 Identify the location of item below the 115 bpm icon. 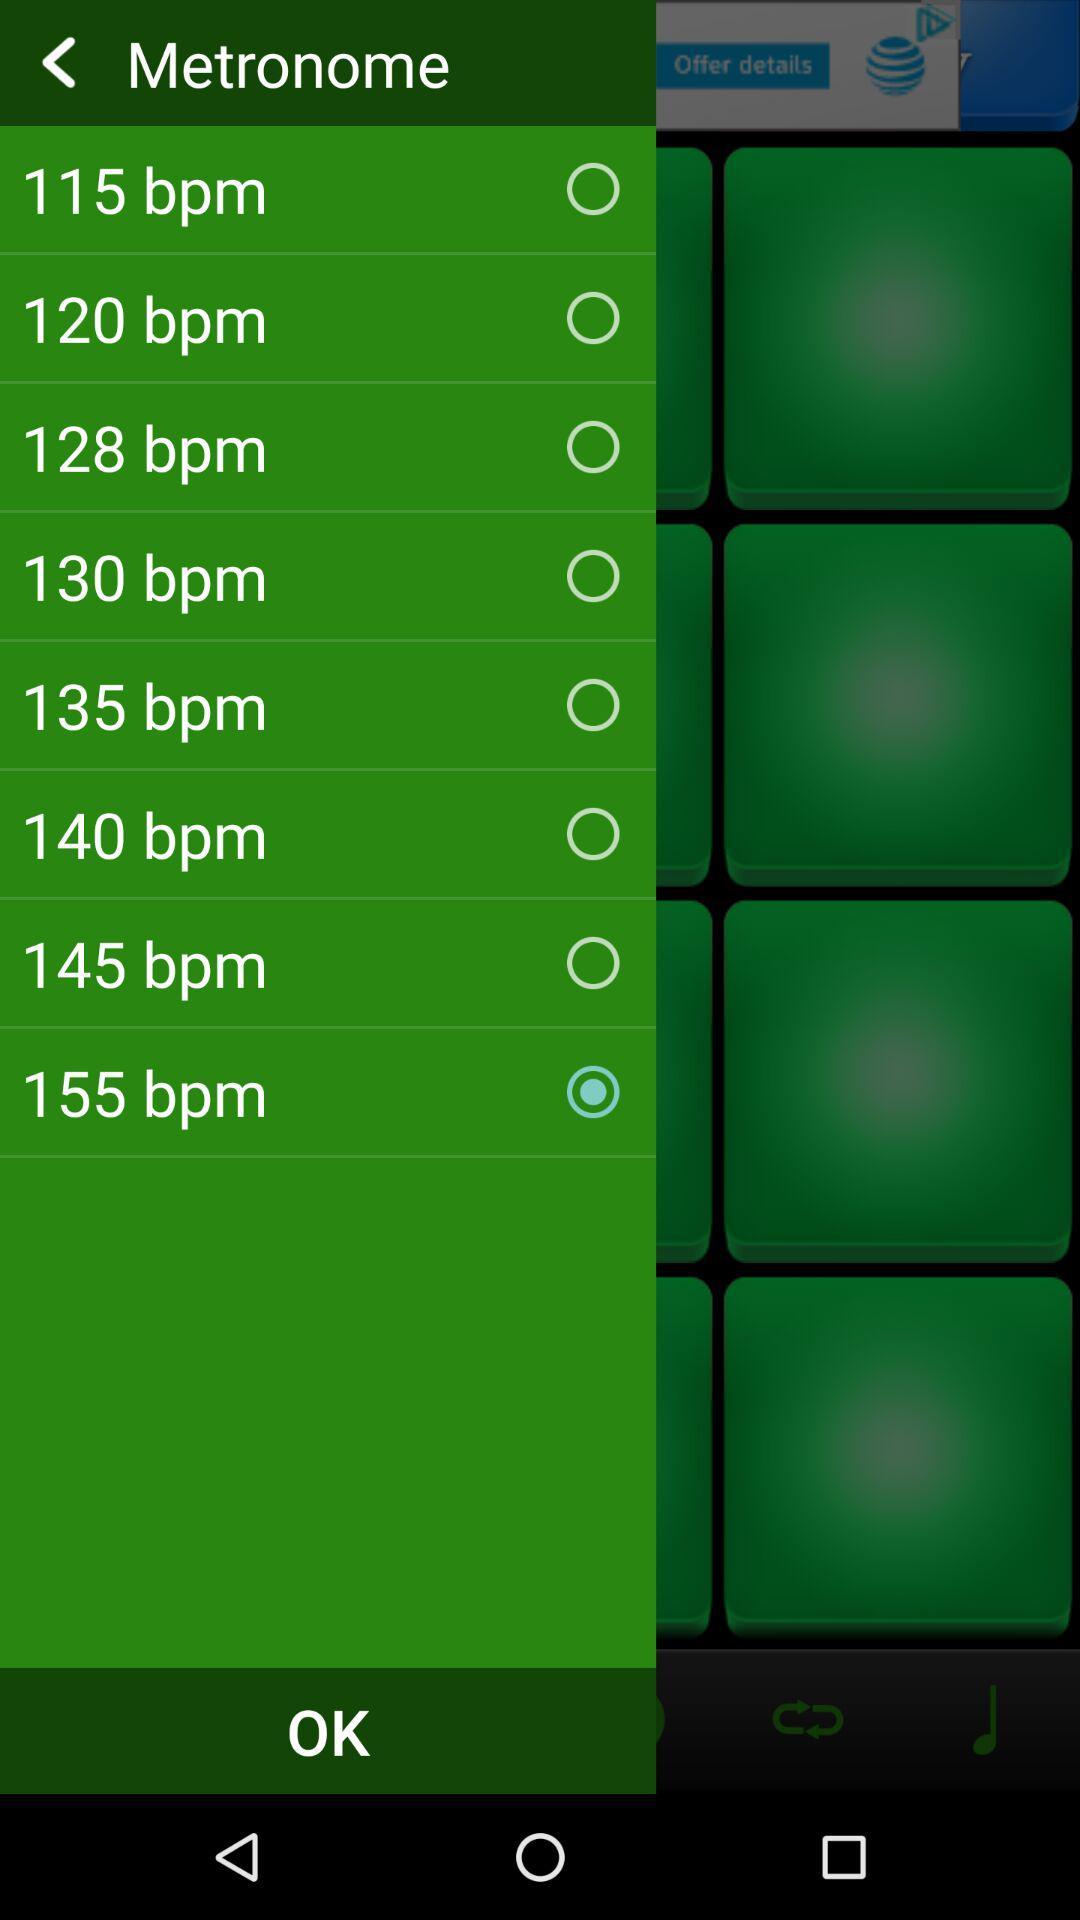
(327, 316).